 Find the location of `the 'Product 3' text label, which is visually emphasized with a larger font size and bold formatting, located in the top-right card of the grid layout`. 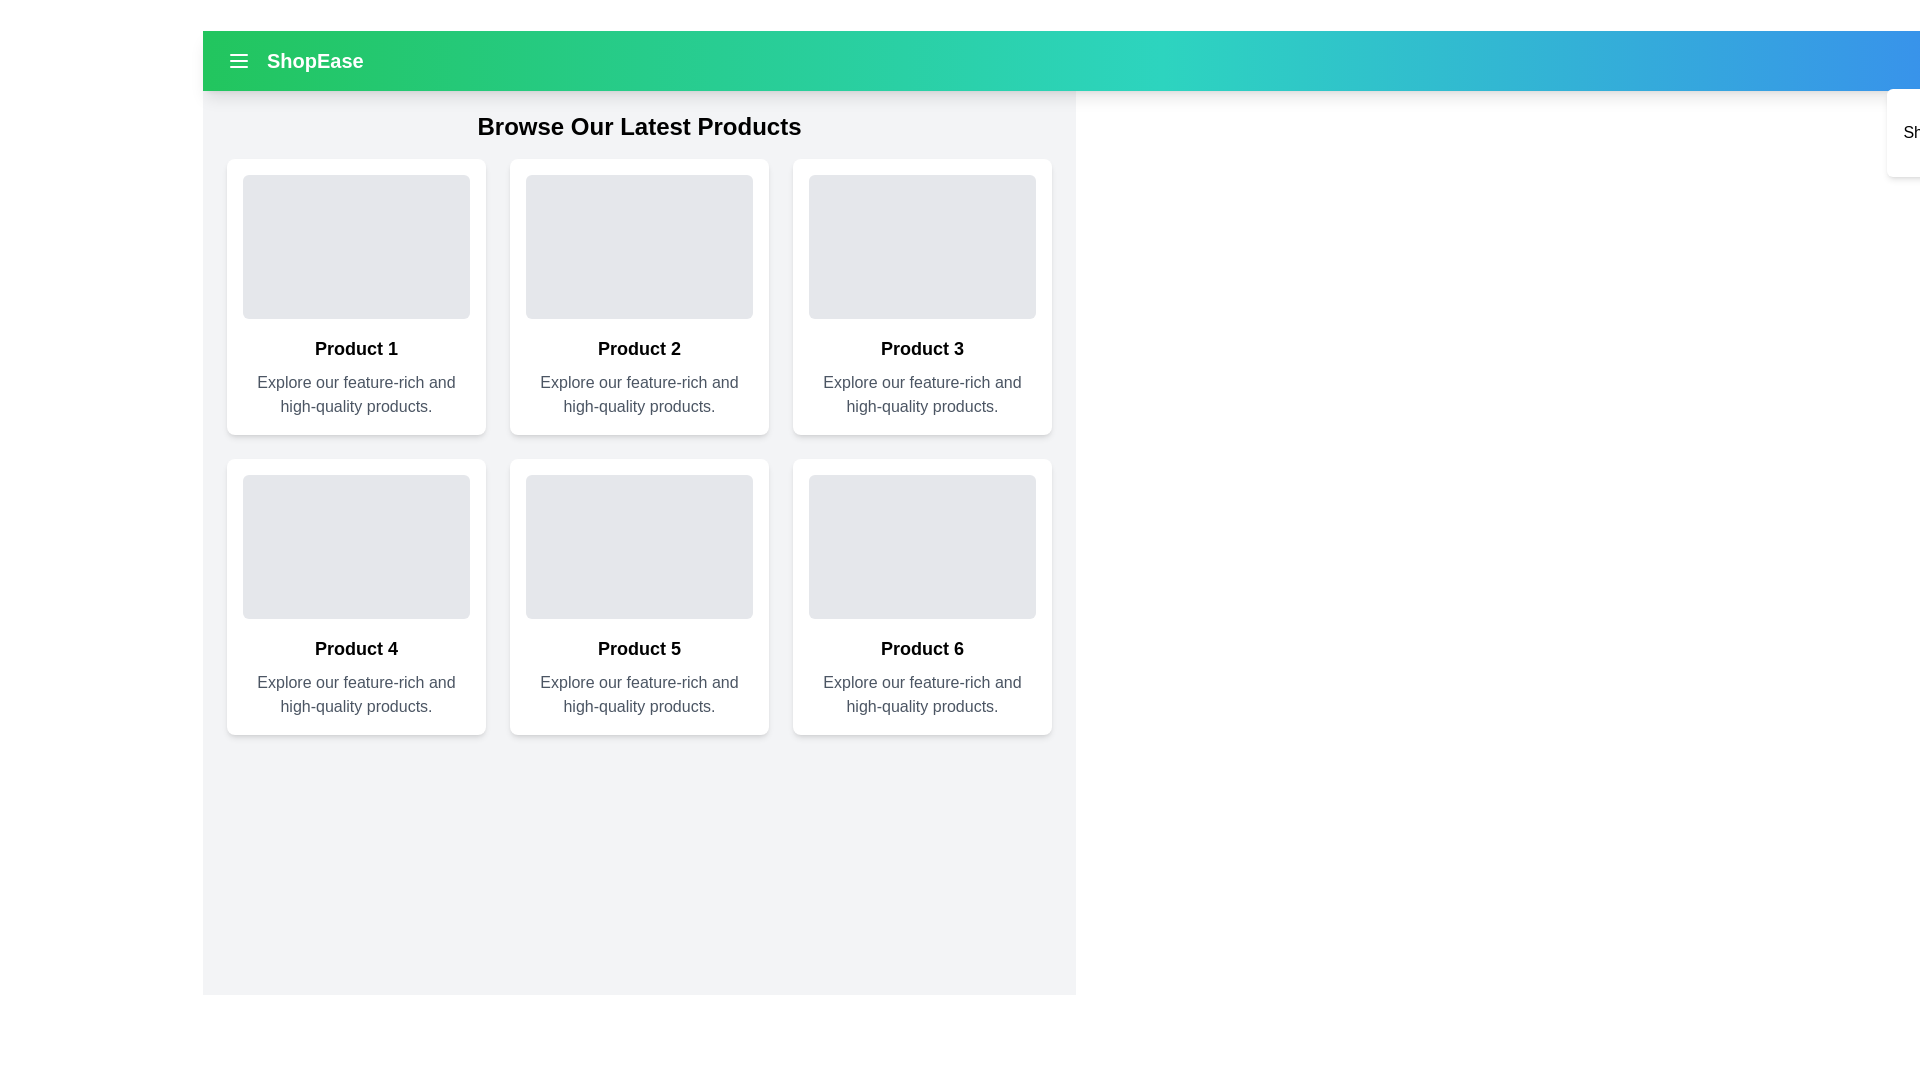

the 'Product 3' text label, which is visually emphasized with a larger font size and bold formatting, located in the top-right card of the grid layout is located at coordinates (921, 347).